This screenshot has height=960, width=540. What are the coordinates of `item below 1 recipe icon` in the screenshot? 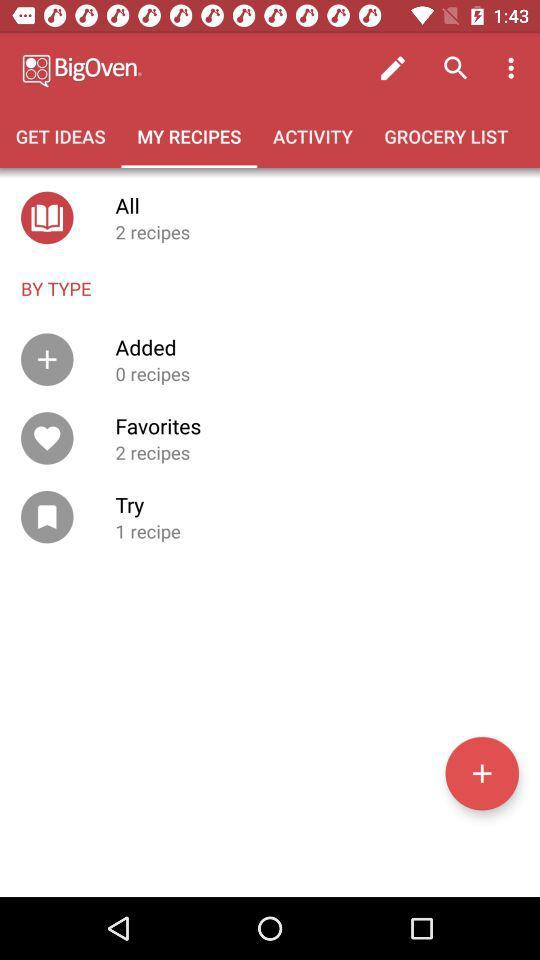 It's located at (481, 772).